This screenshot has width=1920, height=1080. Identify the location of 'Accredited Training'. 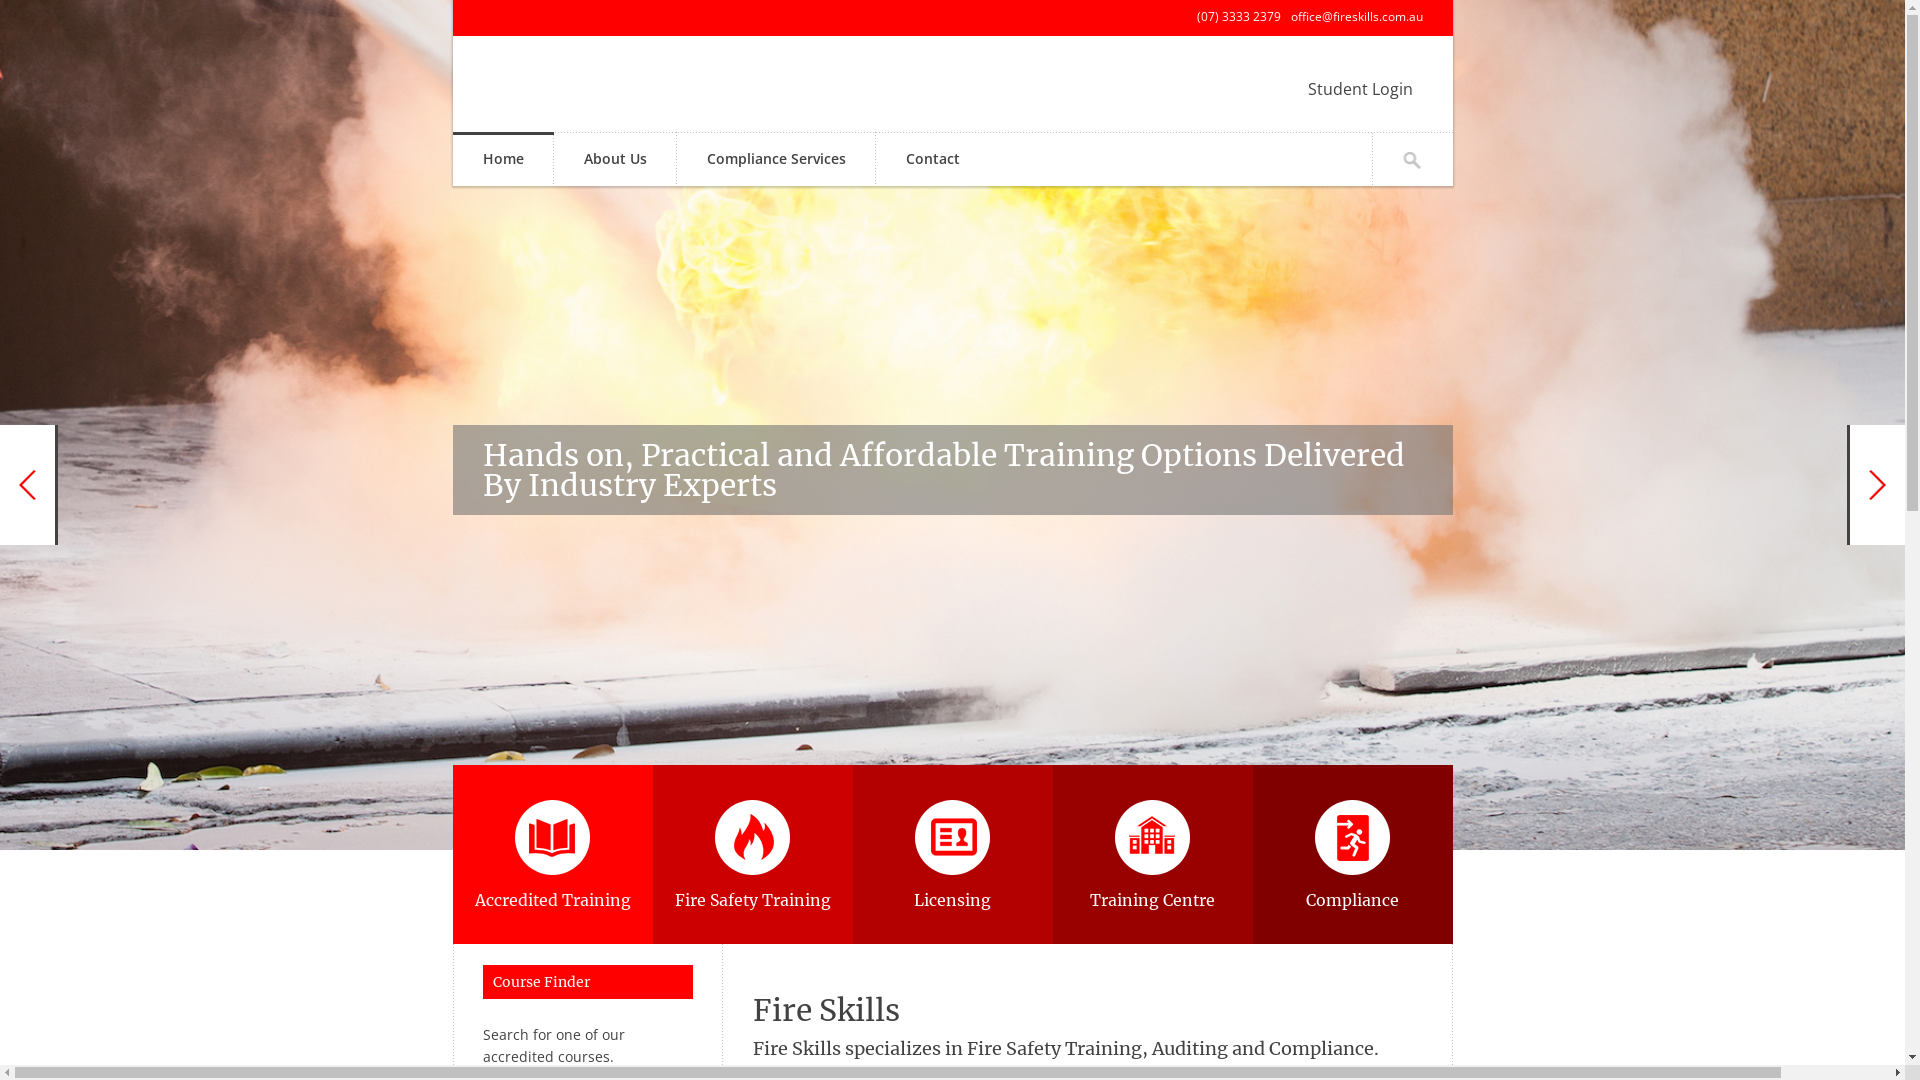
(552, 854).